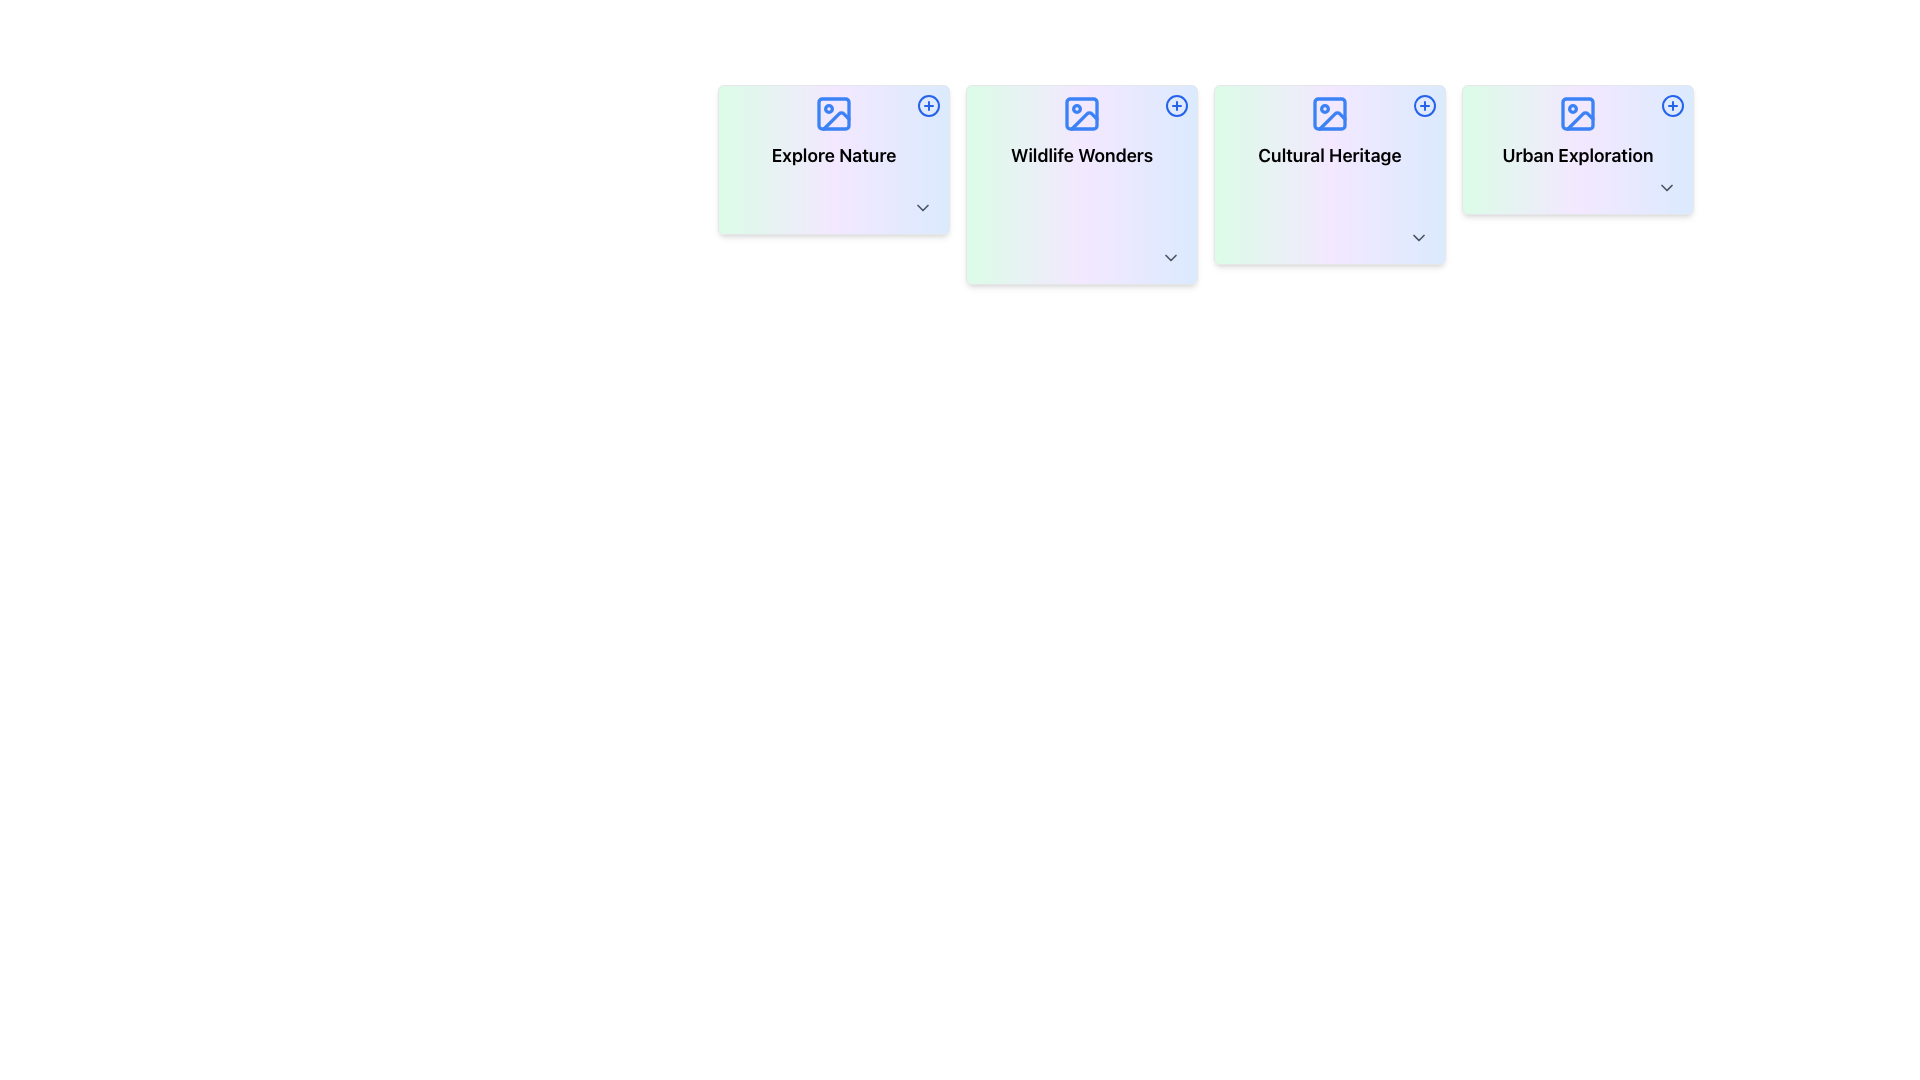 This screenshot has height=1080, width=1920. What do you see at coordinates (1080, 185) in the screenshot?
I see `the 'Wildlife Wonders' card component, which is the second card from the left in a grid layout` at bounding box center [1080, 185].